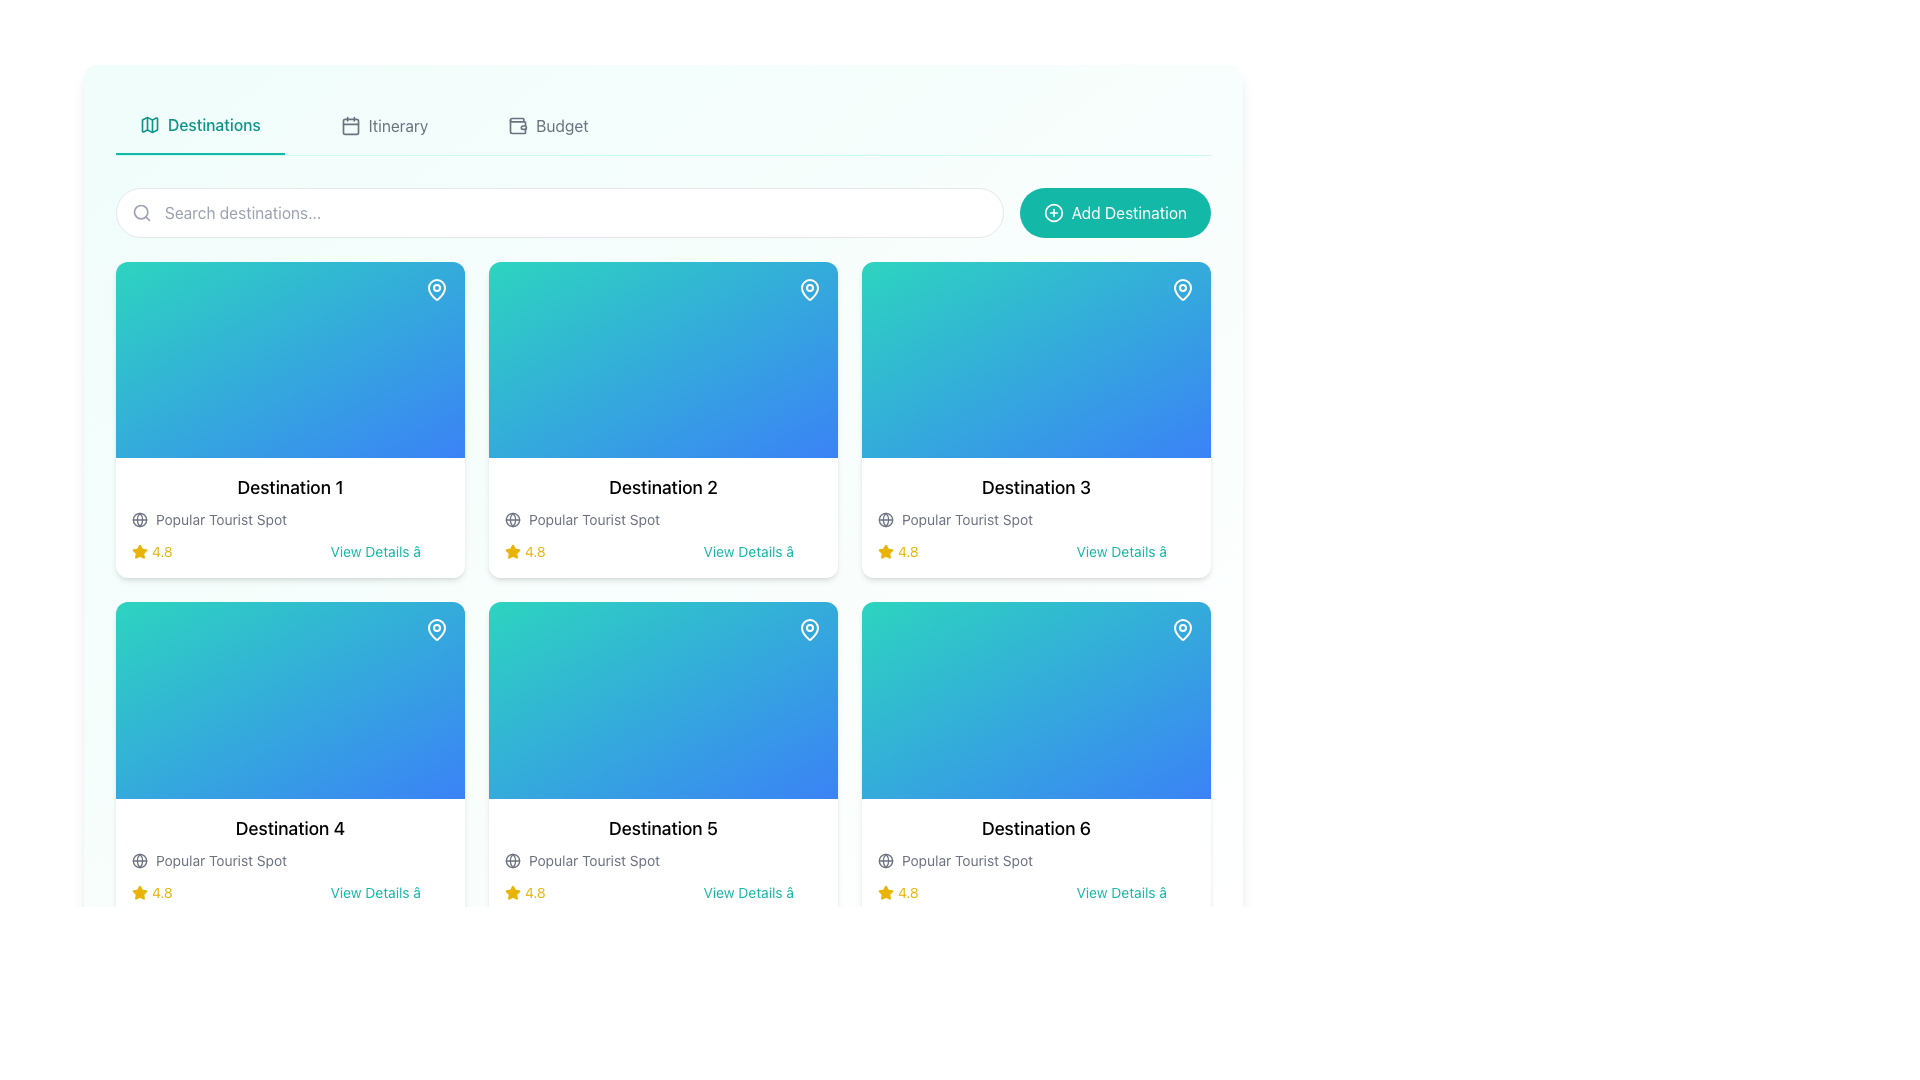  I want to click on the link located at the bottom-right corner of the card labeled 'Destination 6', so click(1135, 891).